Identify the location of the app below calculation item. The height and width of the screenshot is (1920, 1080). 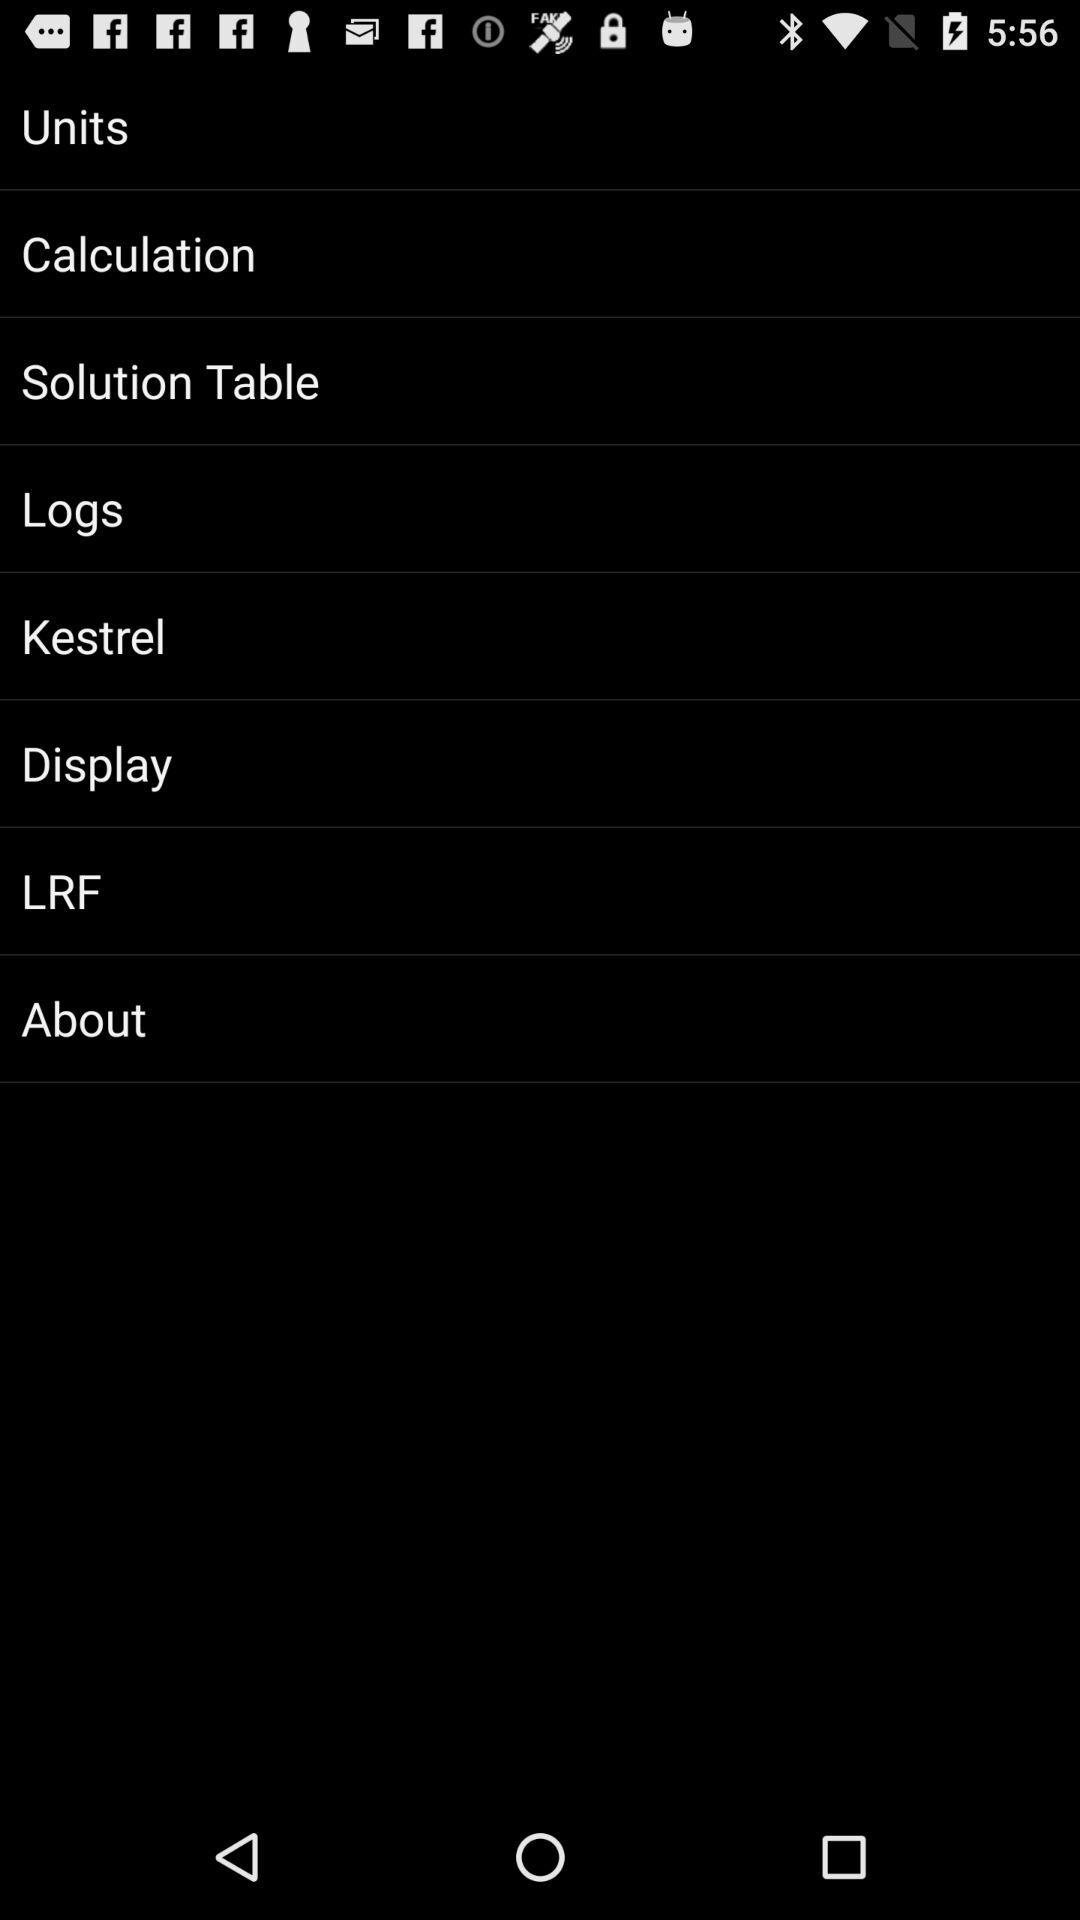
(540, 380).